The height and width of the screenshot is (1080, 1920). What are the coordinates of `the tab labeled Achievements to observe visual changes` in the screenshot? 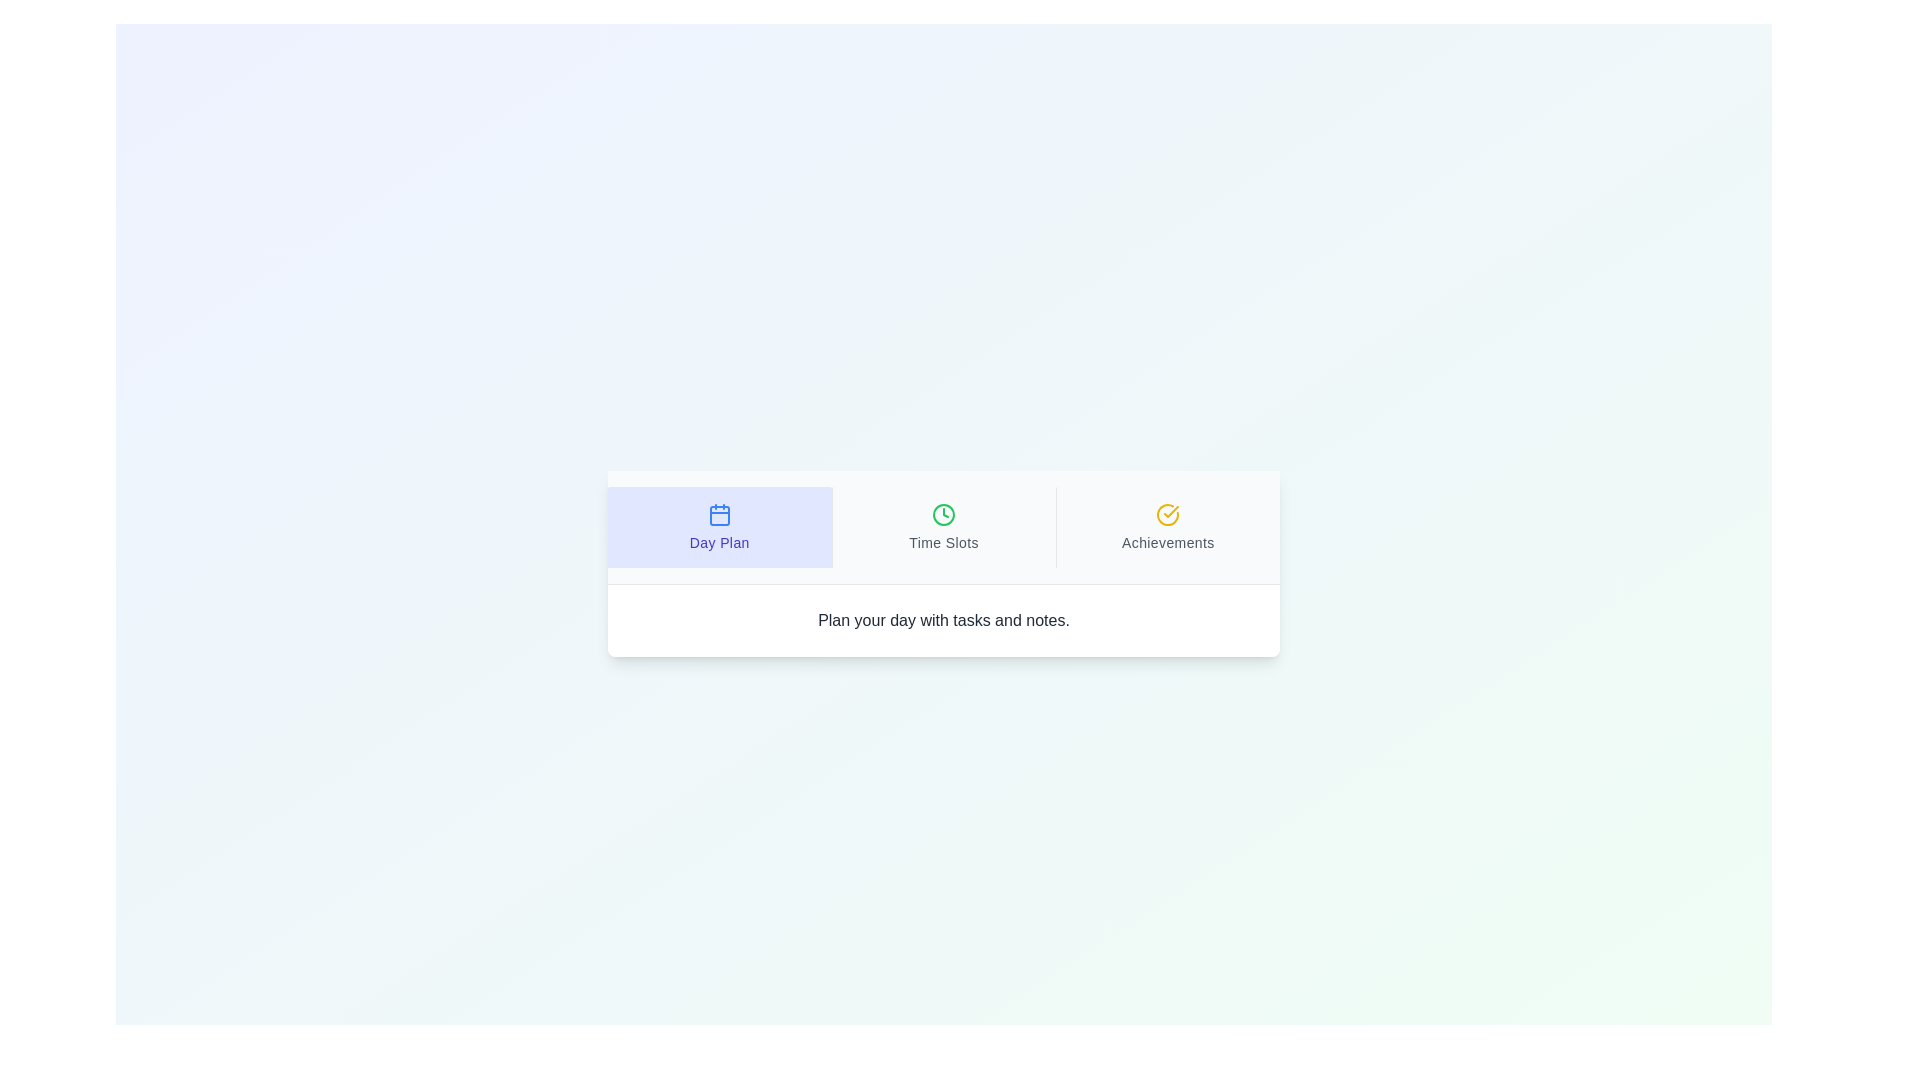 It's located at (1167, 526).